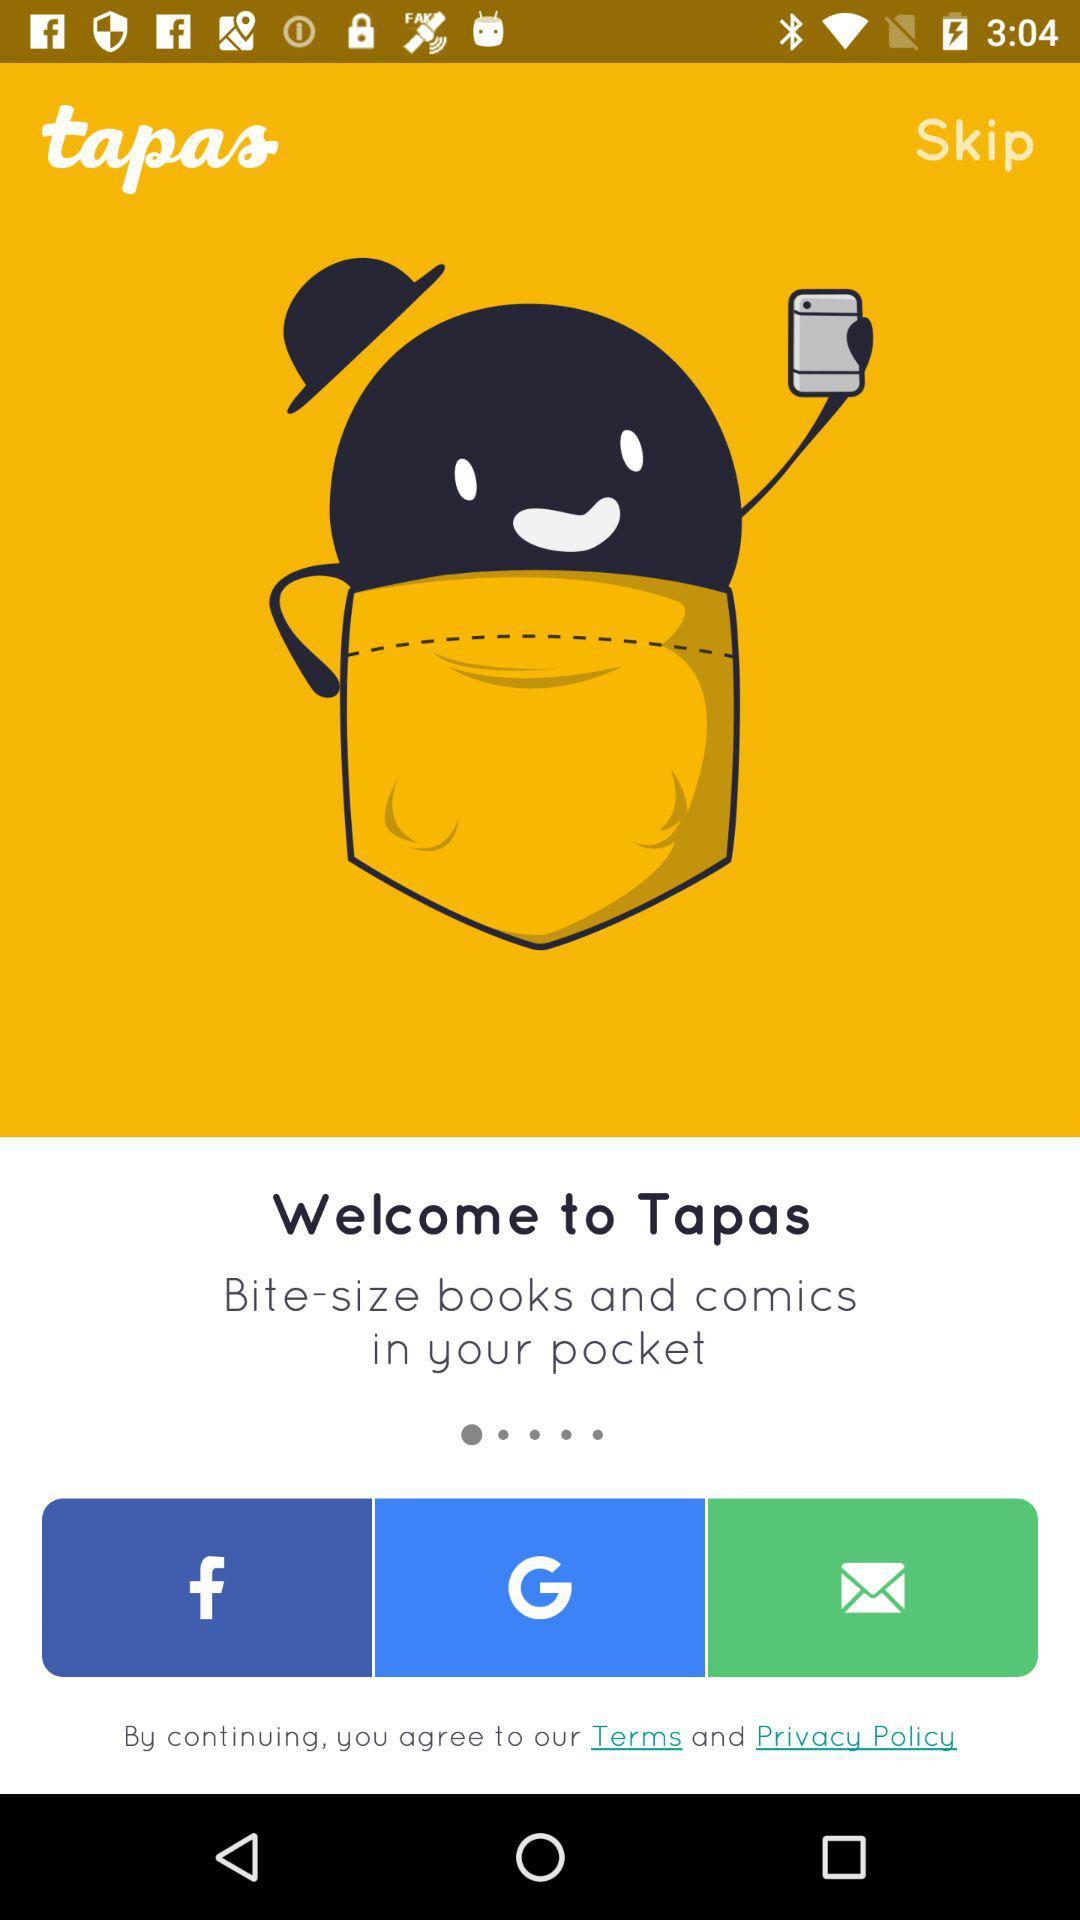 The height and width of the screenshot is (1920, 1080). Describe the element at coordinates (207, 1586) in the screenshot. I see `open facebook` at that location.